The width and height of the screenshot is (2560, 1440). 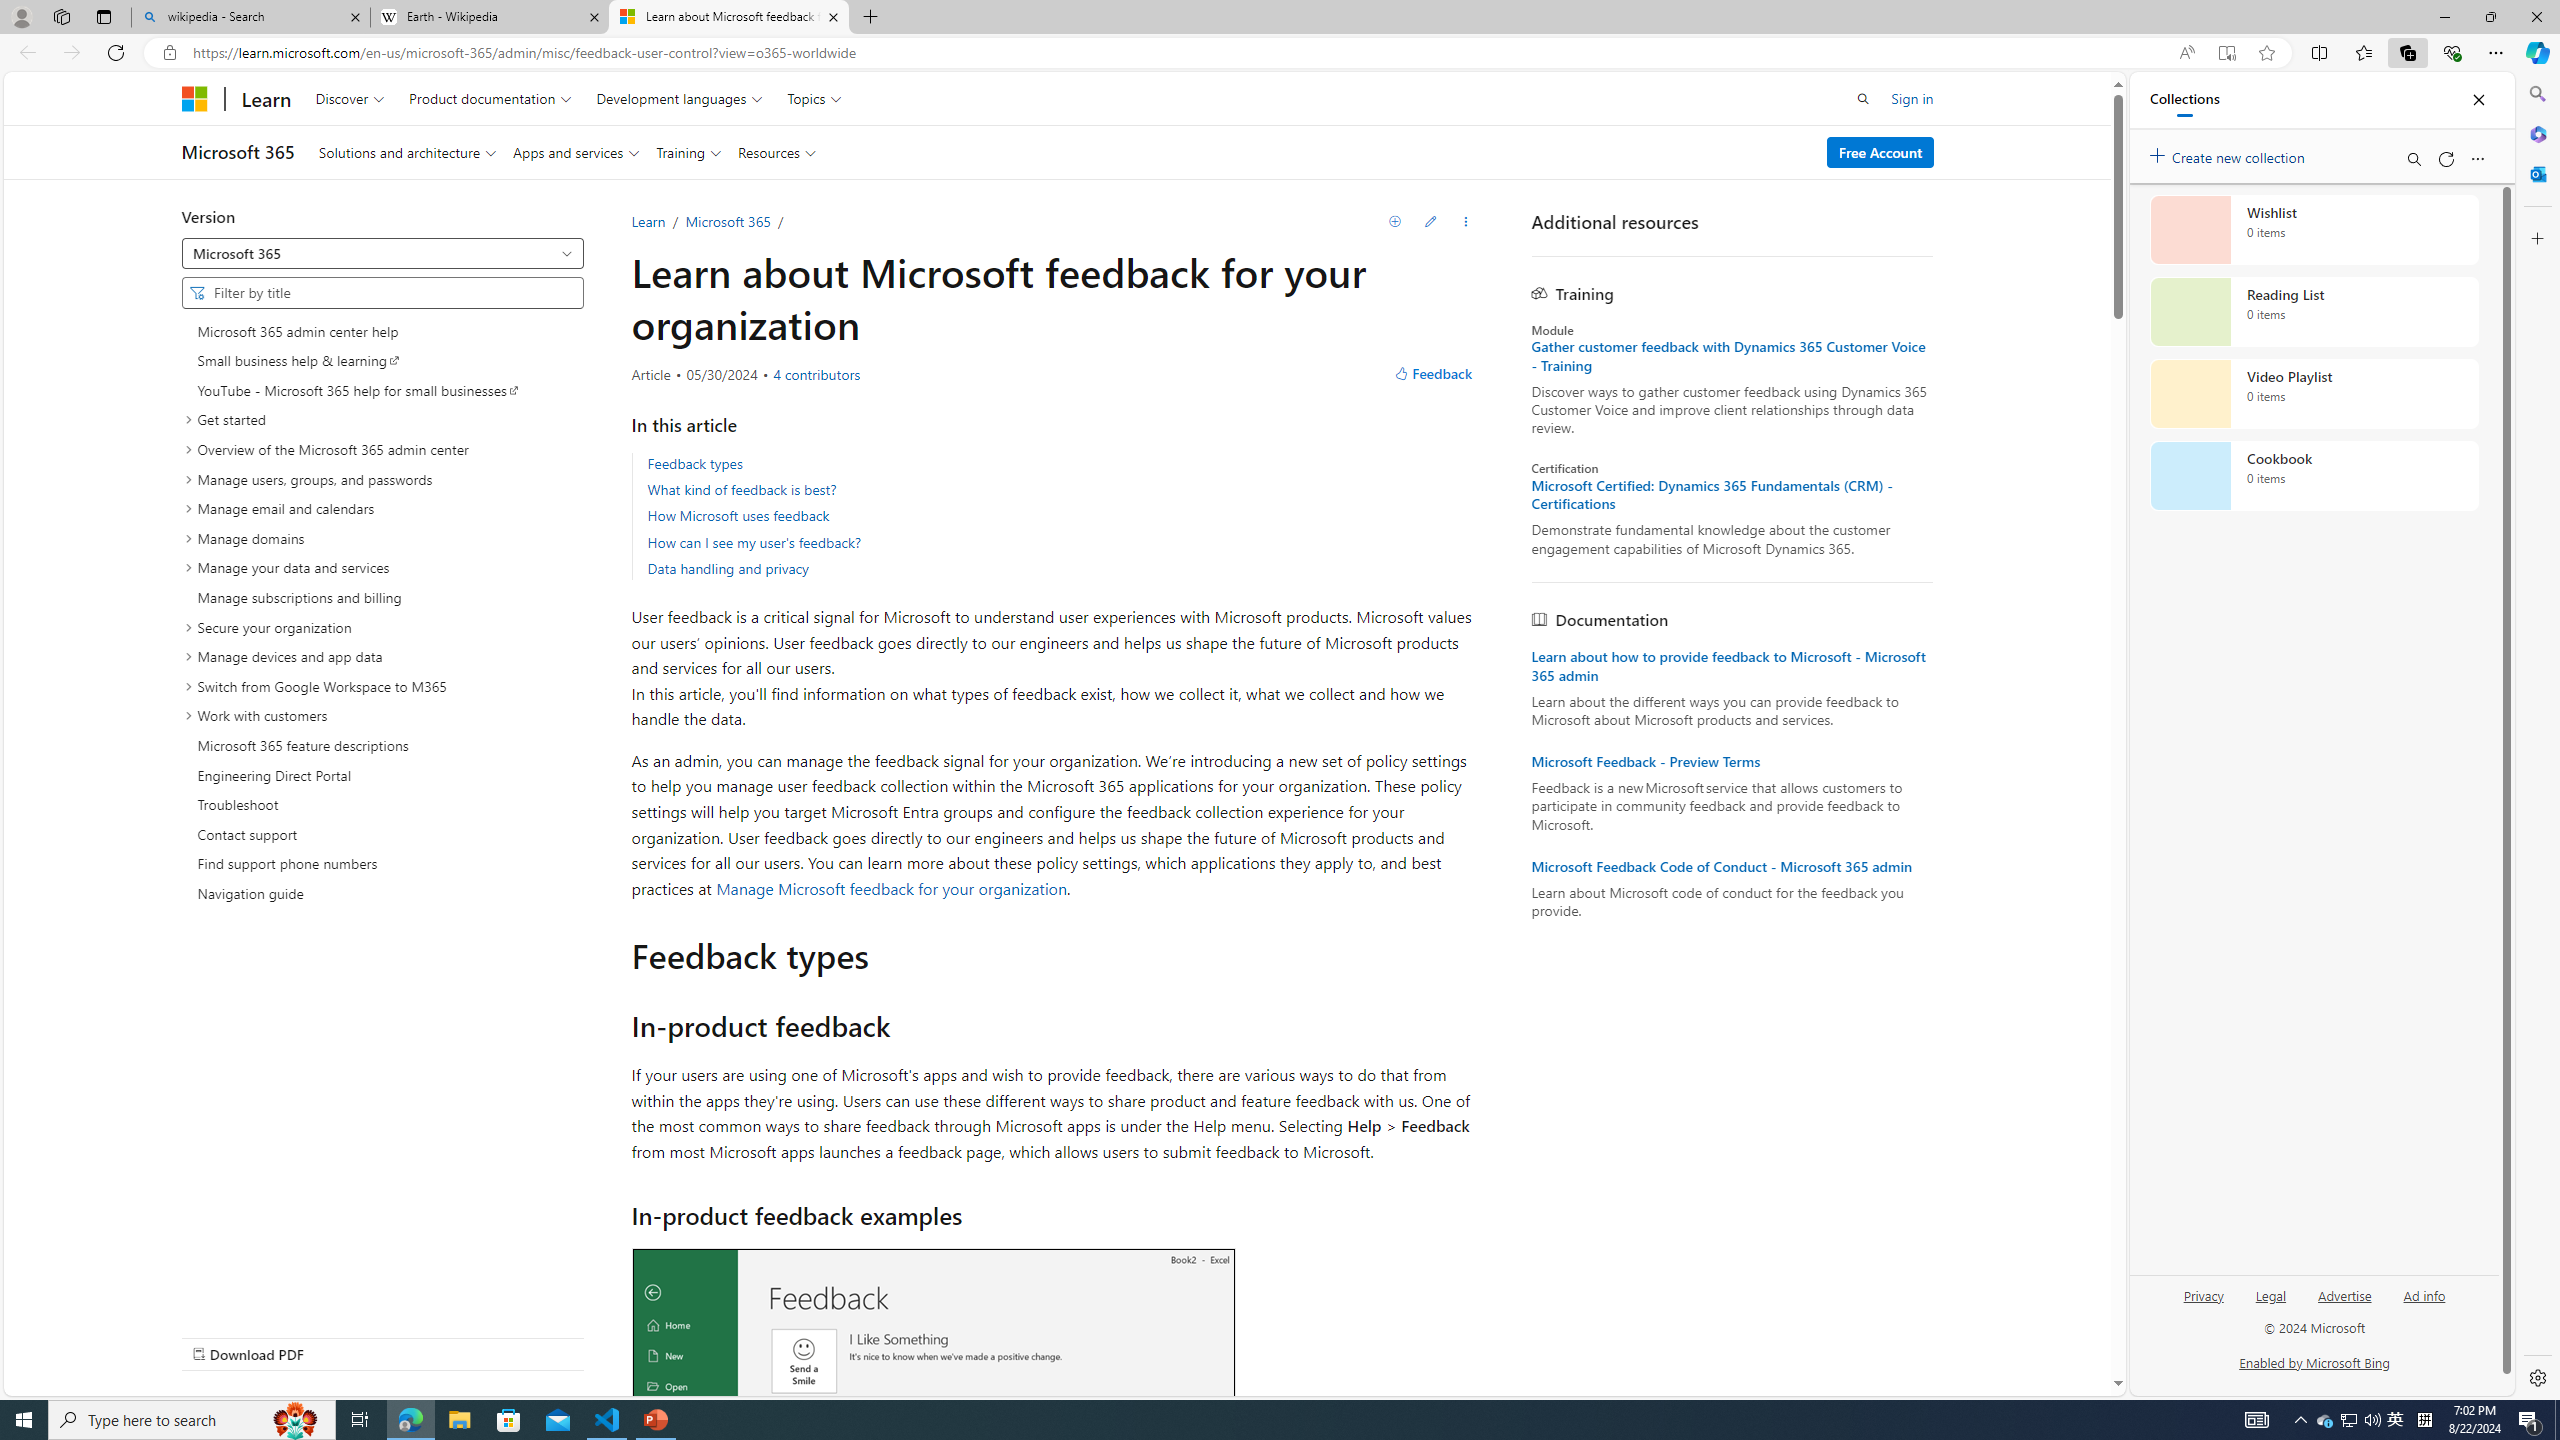 What do you see at coordinates (814, 97) in the screenshot?
I see `'Topics'` at bounding box center [814, 97].